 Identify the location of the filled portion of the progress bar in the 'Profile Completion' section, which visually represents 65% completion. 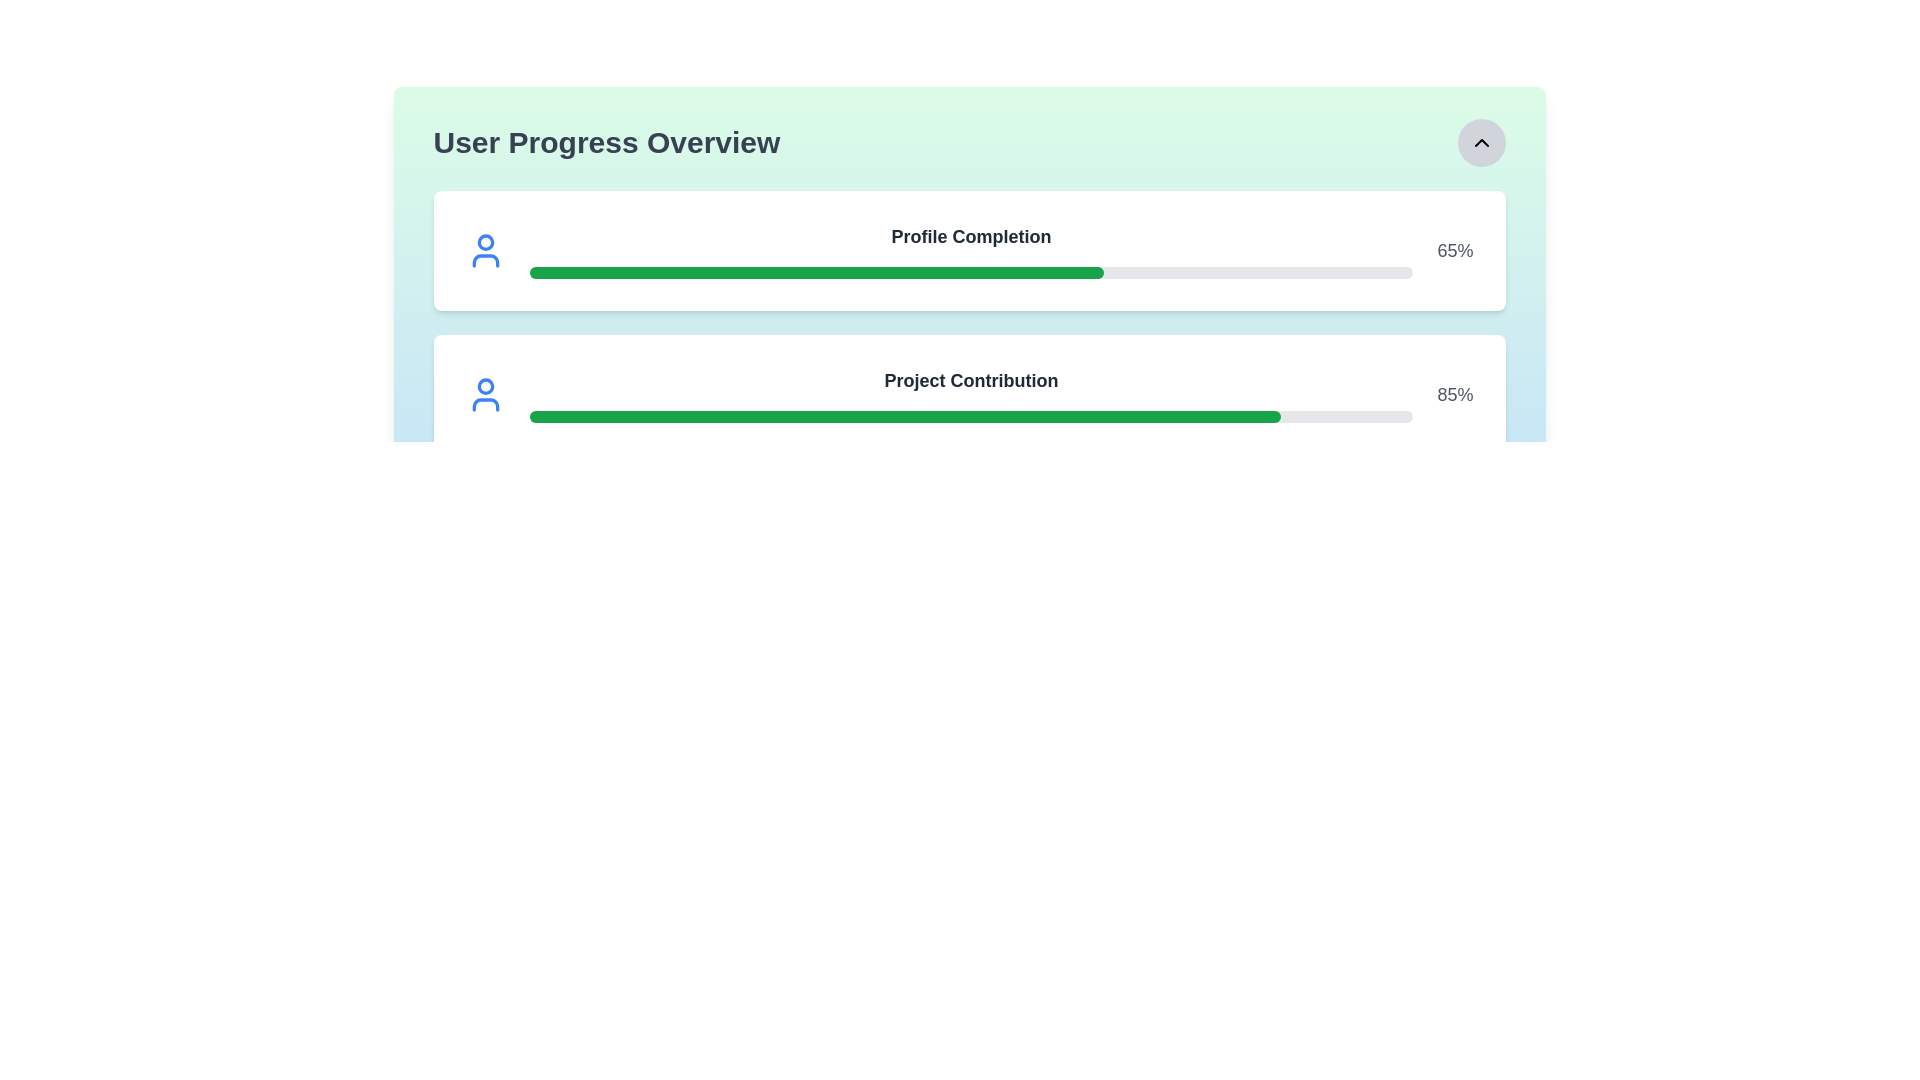
(816, 273).